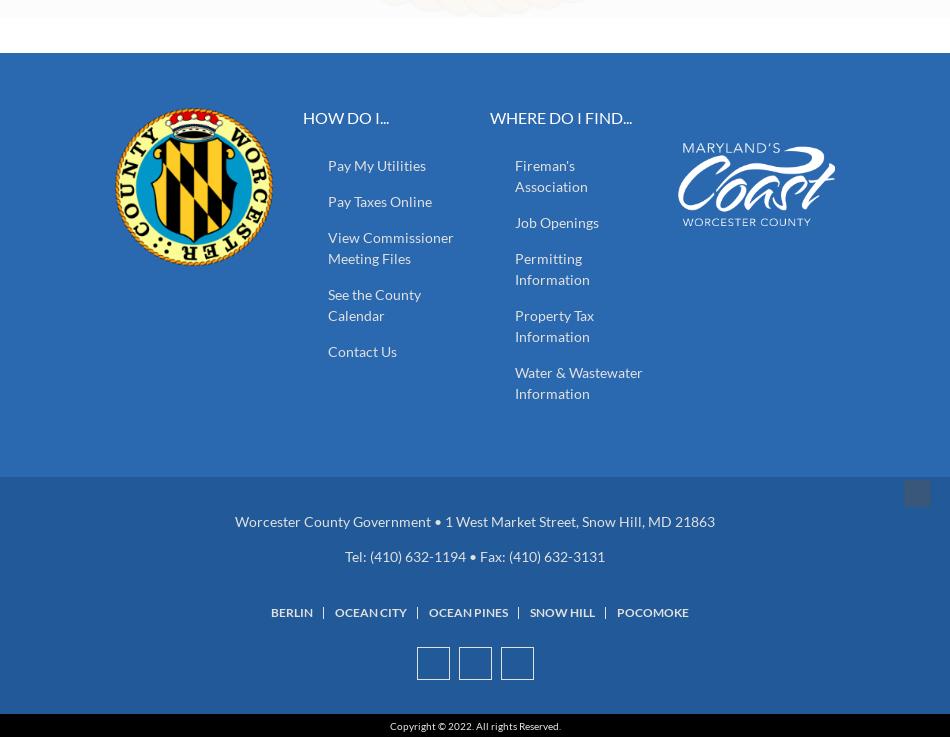  What do you see at coordinates (475, 555) in the screenshot?
I see `'Tel: (410) 632-1194 • Fax: (410) 632-3131'` at bounding box center [475, 555].